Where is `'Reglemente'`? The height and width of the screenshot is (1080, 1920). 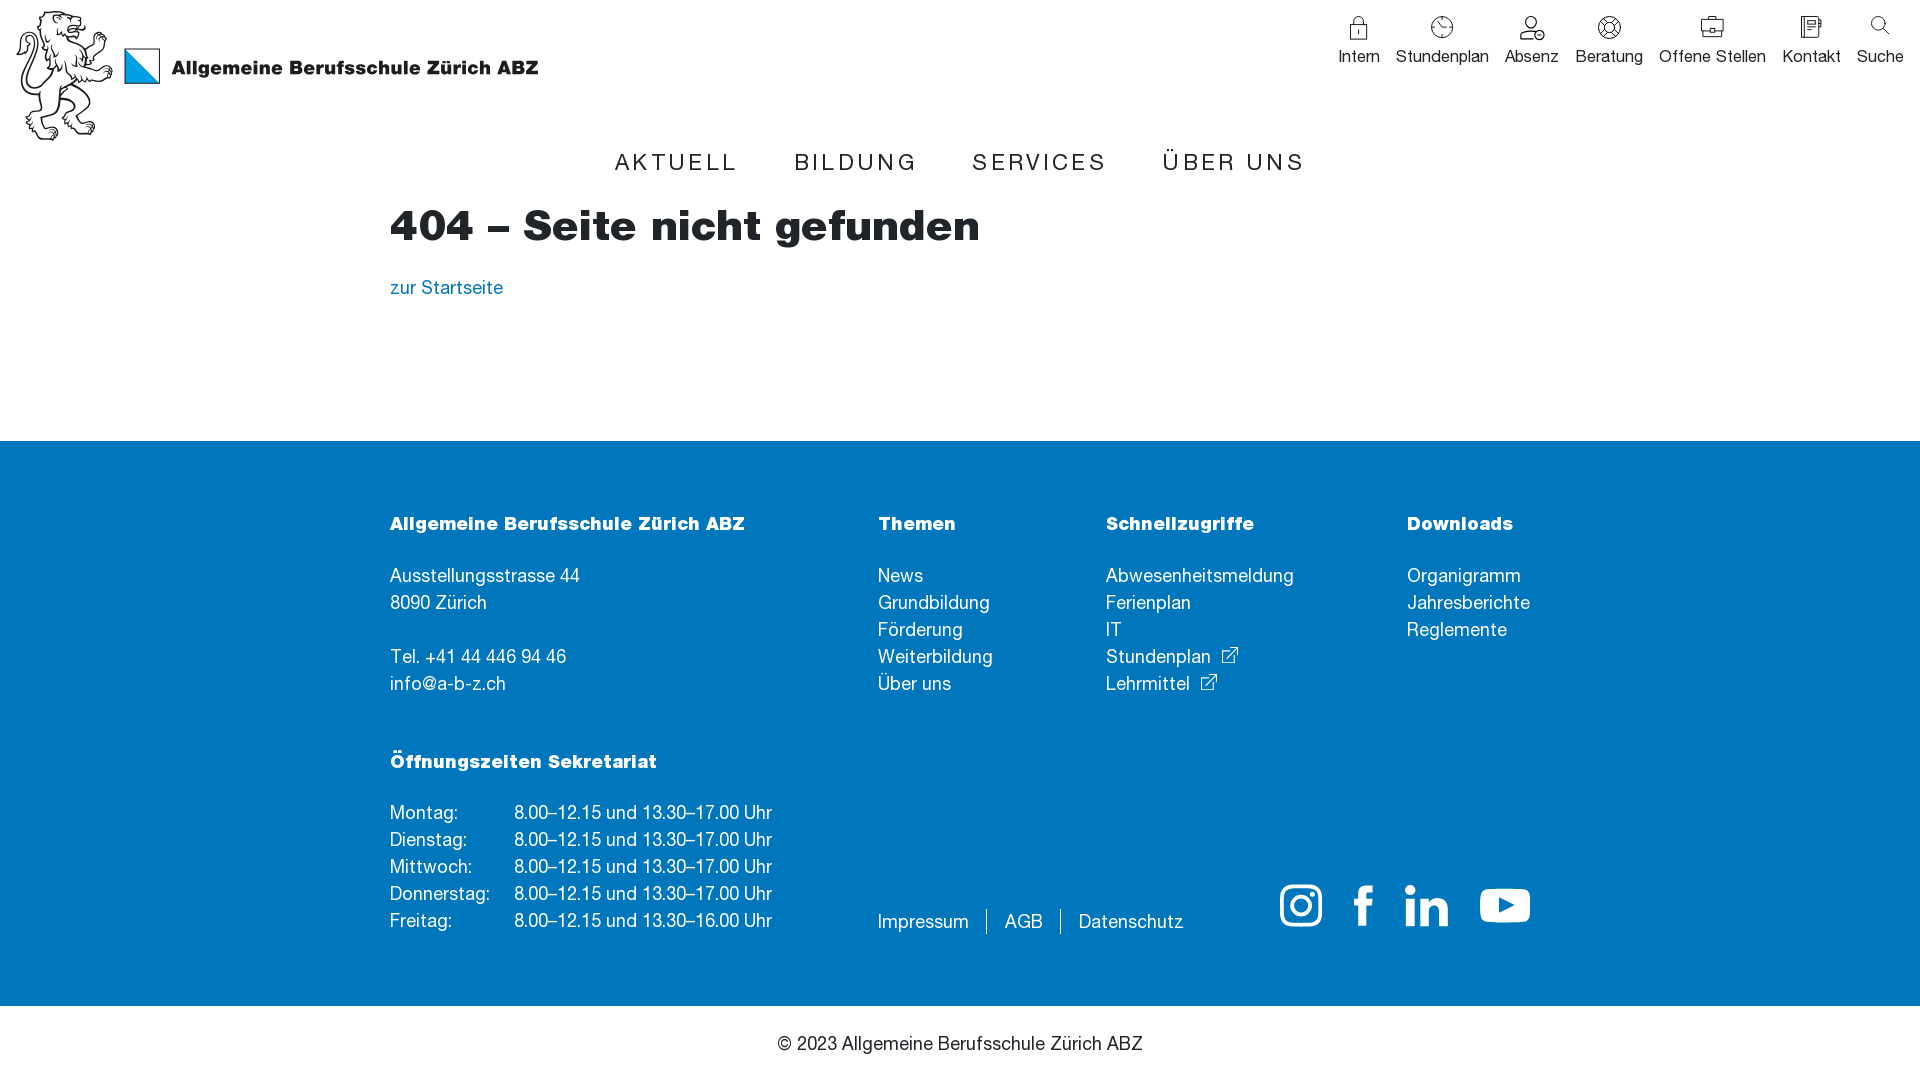
'Reglemente' is located at coordinates (1405, 627).